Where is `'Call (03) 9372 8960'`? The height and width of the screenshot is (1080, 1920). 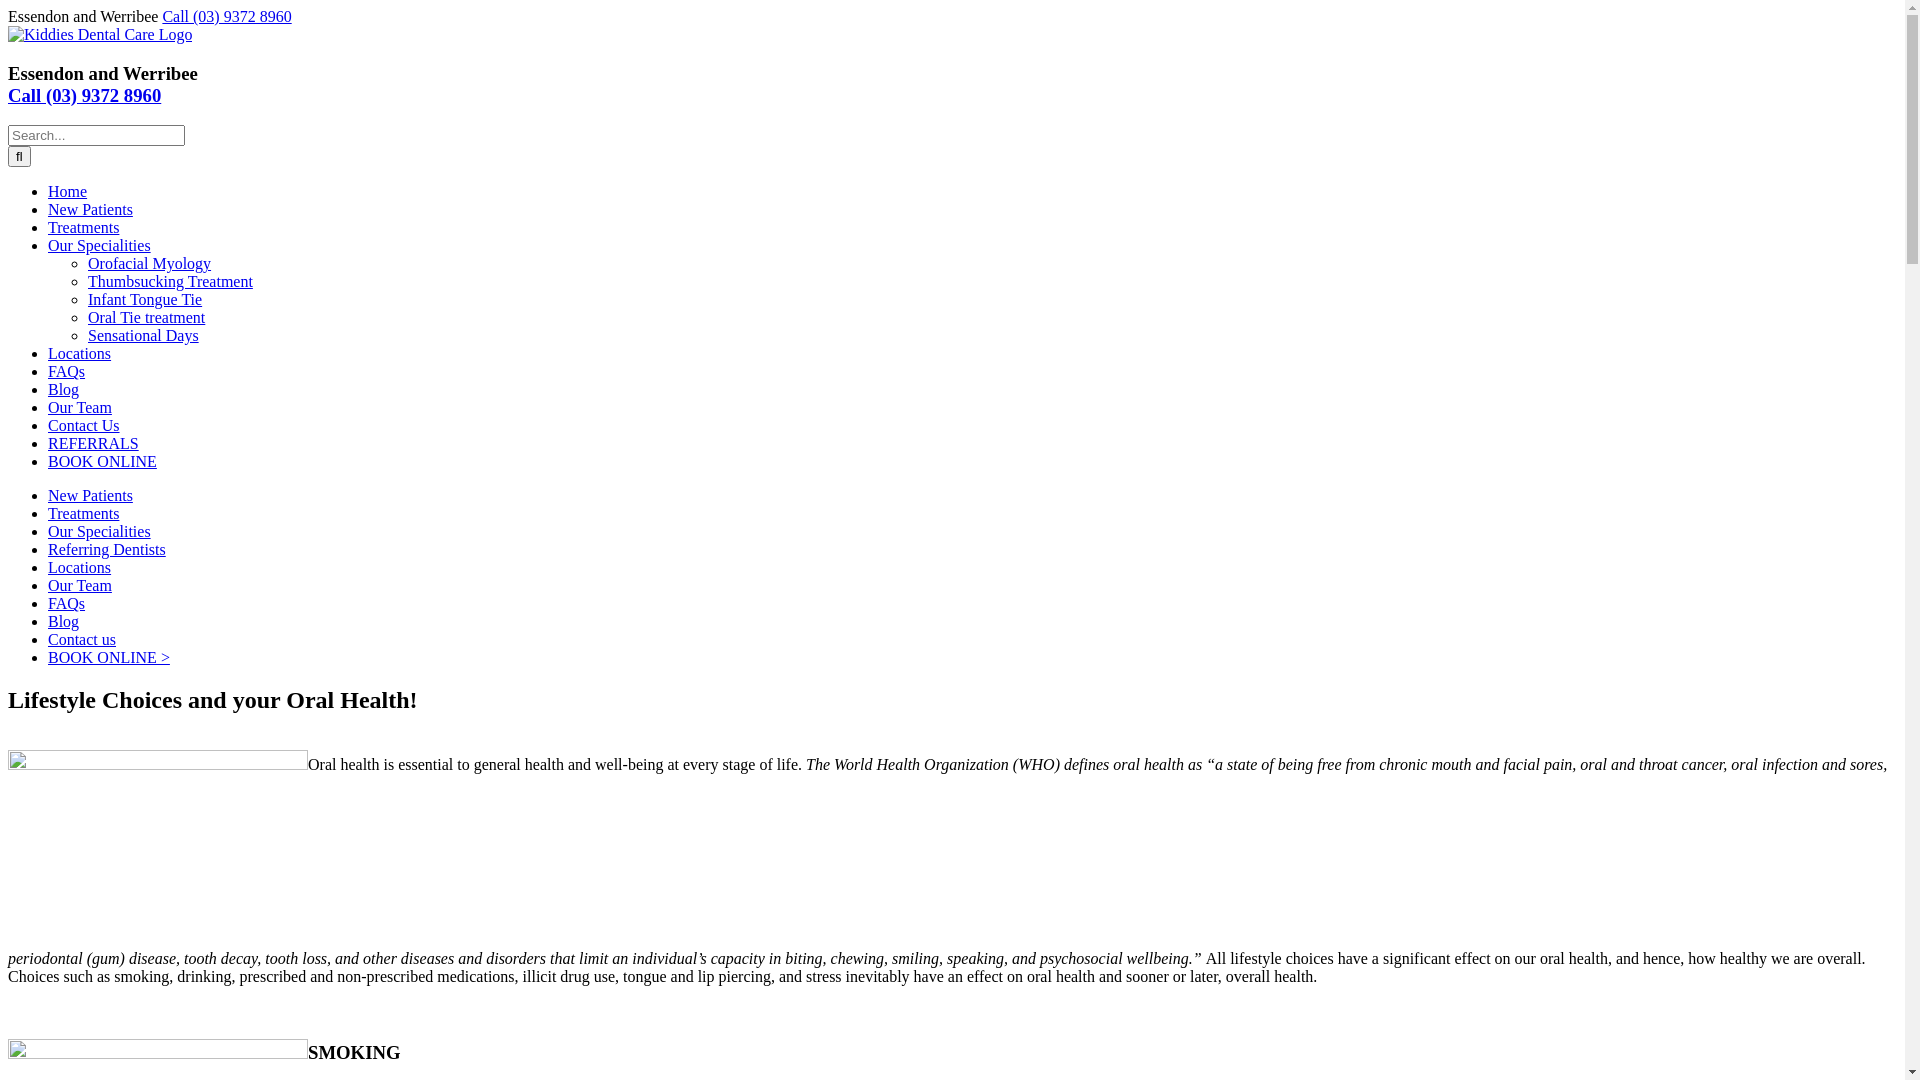
'Call (03) 9372 8960' is located at coordinates (226, 16).